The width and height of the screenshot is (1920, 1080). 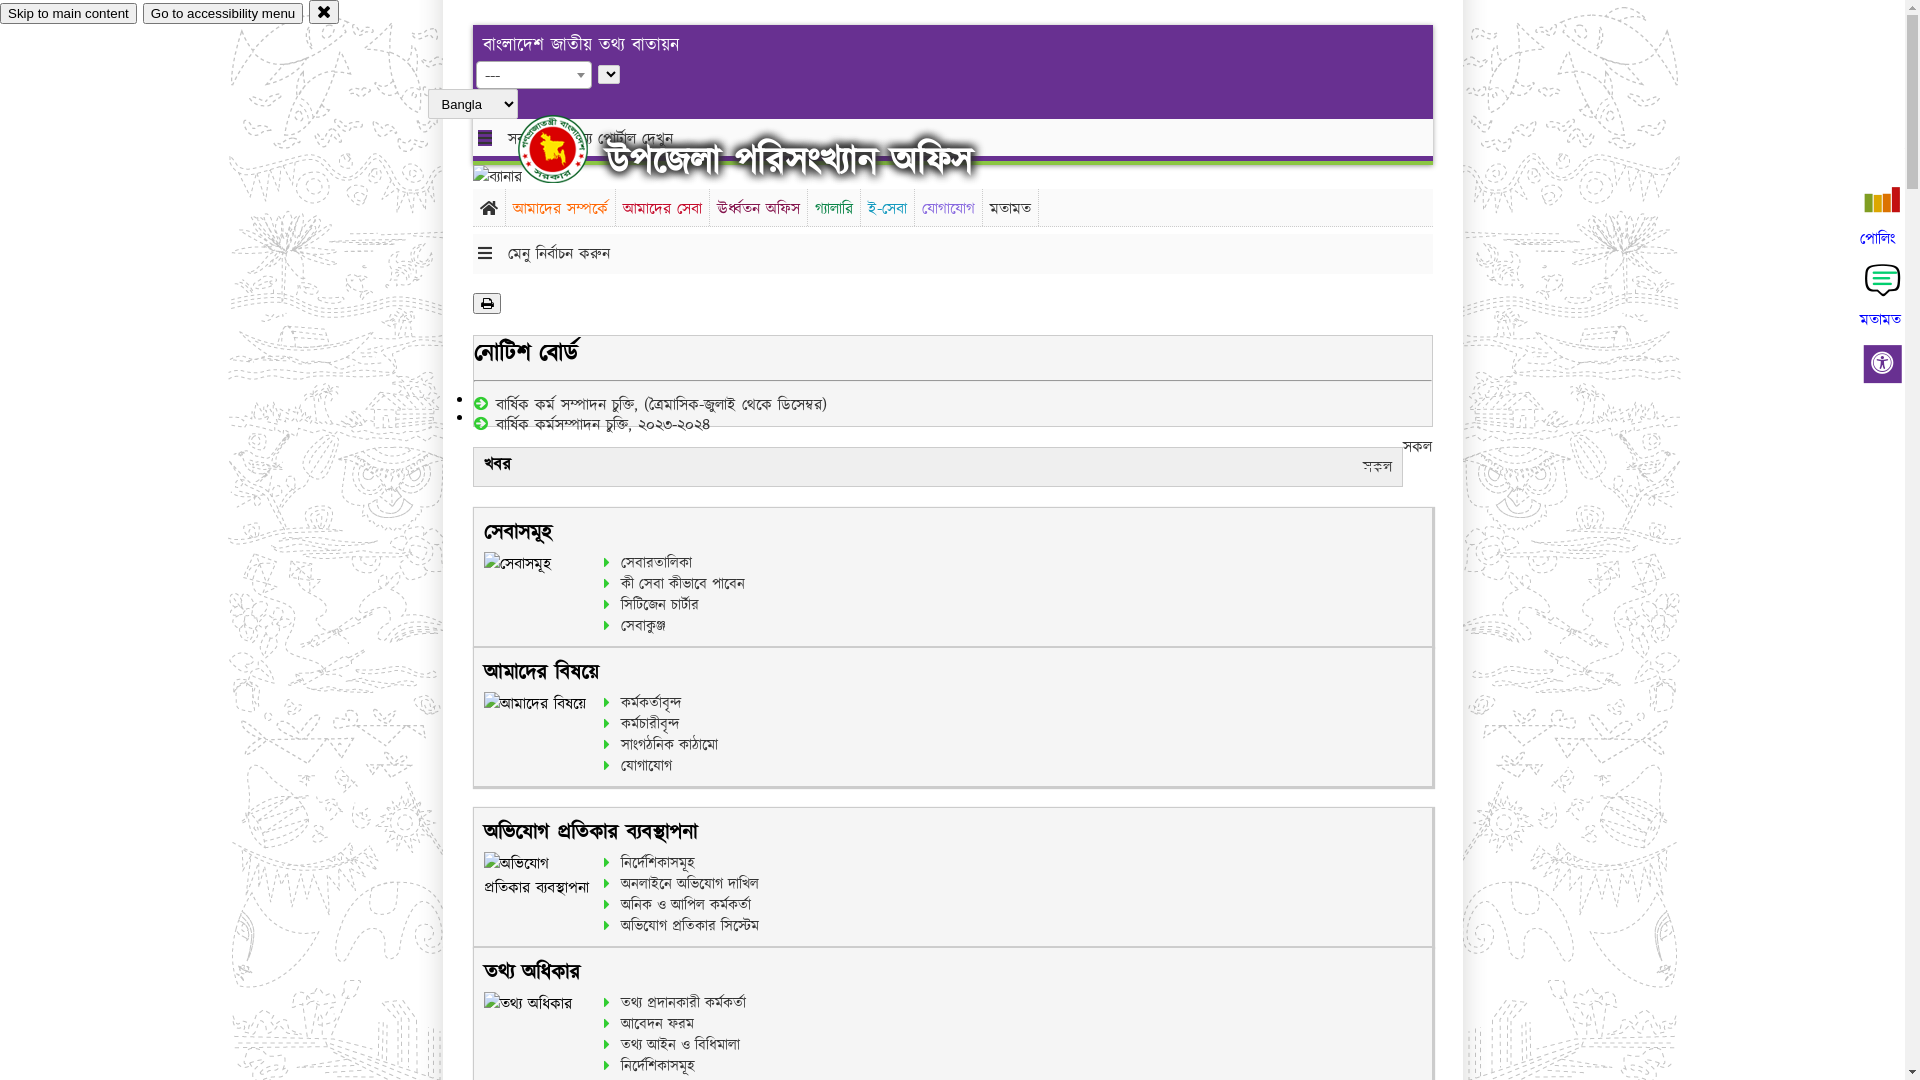 I want to click on 'Skip to main content', so click(x=68, y=13).